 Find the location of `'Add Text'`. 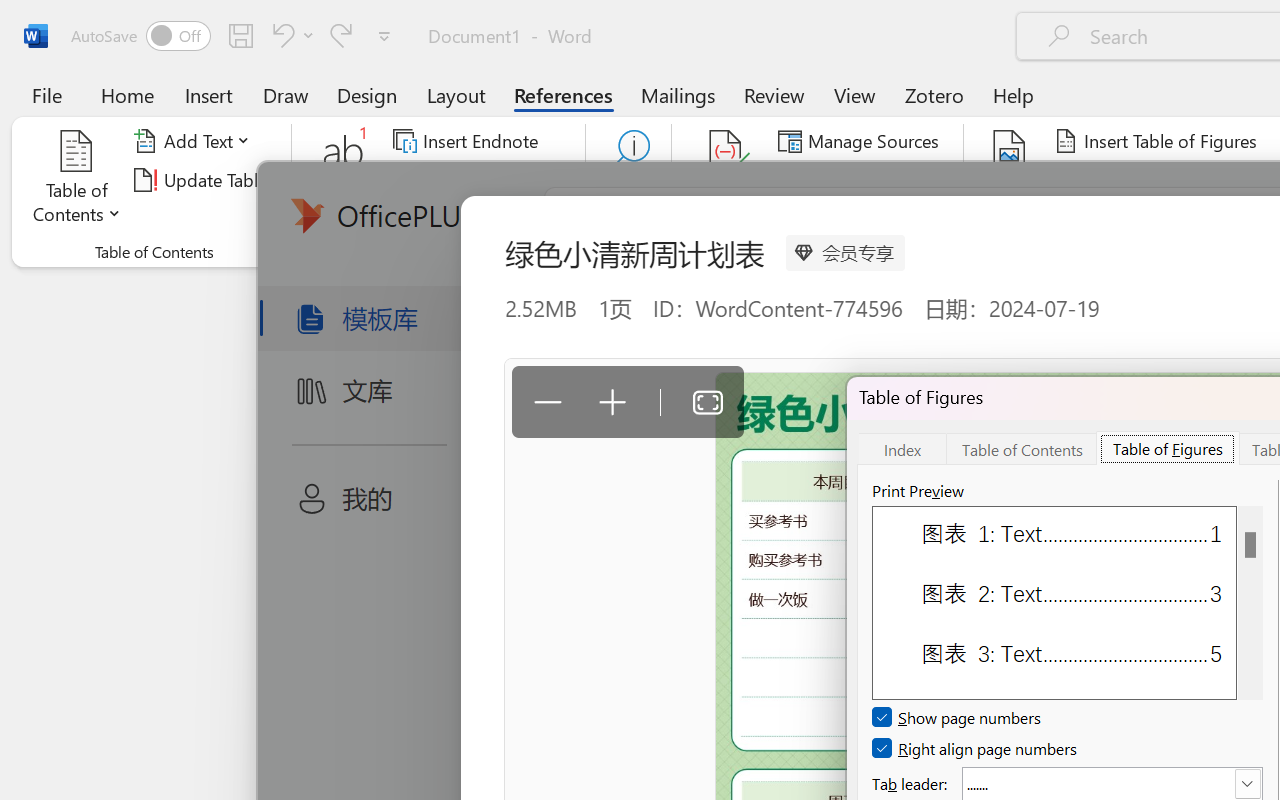

'Add Text' is located at coordinates (195, 141).